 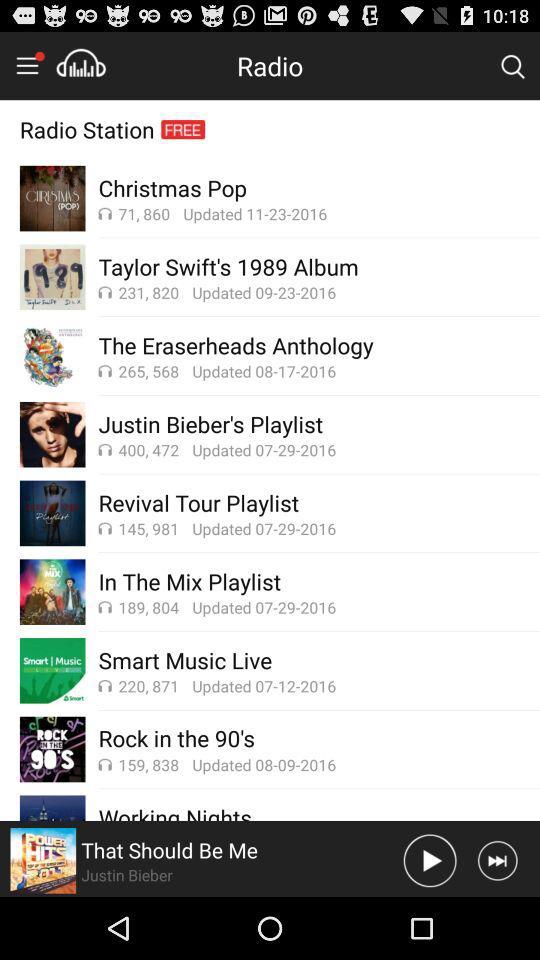 What do you see at coordinates (496, 859) in the screenshot?
I see `next song` at bounding box center [496, 859].